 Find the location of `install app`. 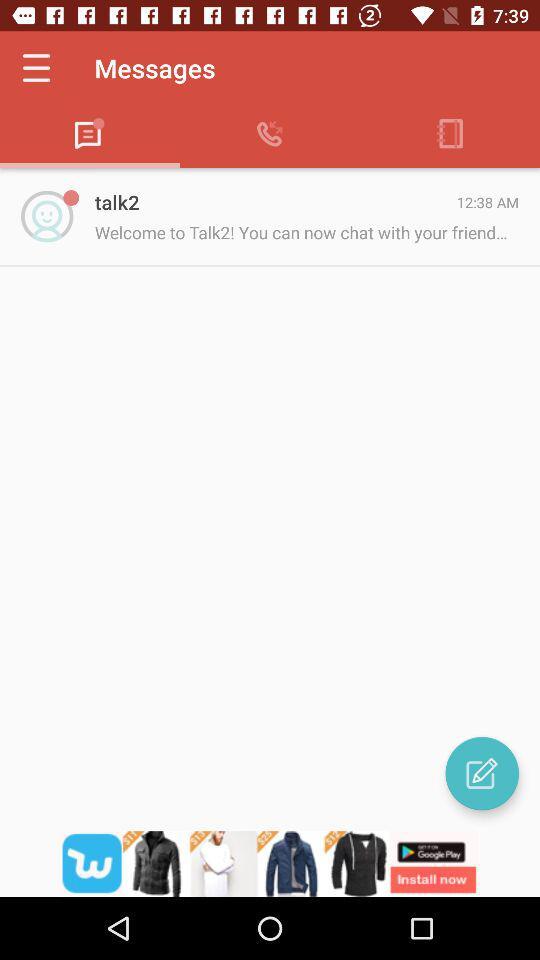

install app is located at coordinates (270, 863).